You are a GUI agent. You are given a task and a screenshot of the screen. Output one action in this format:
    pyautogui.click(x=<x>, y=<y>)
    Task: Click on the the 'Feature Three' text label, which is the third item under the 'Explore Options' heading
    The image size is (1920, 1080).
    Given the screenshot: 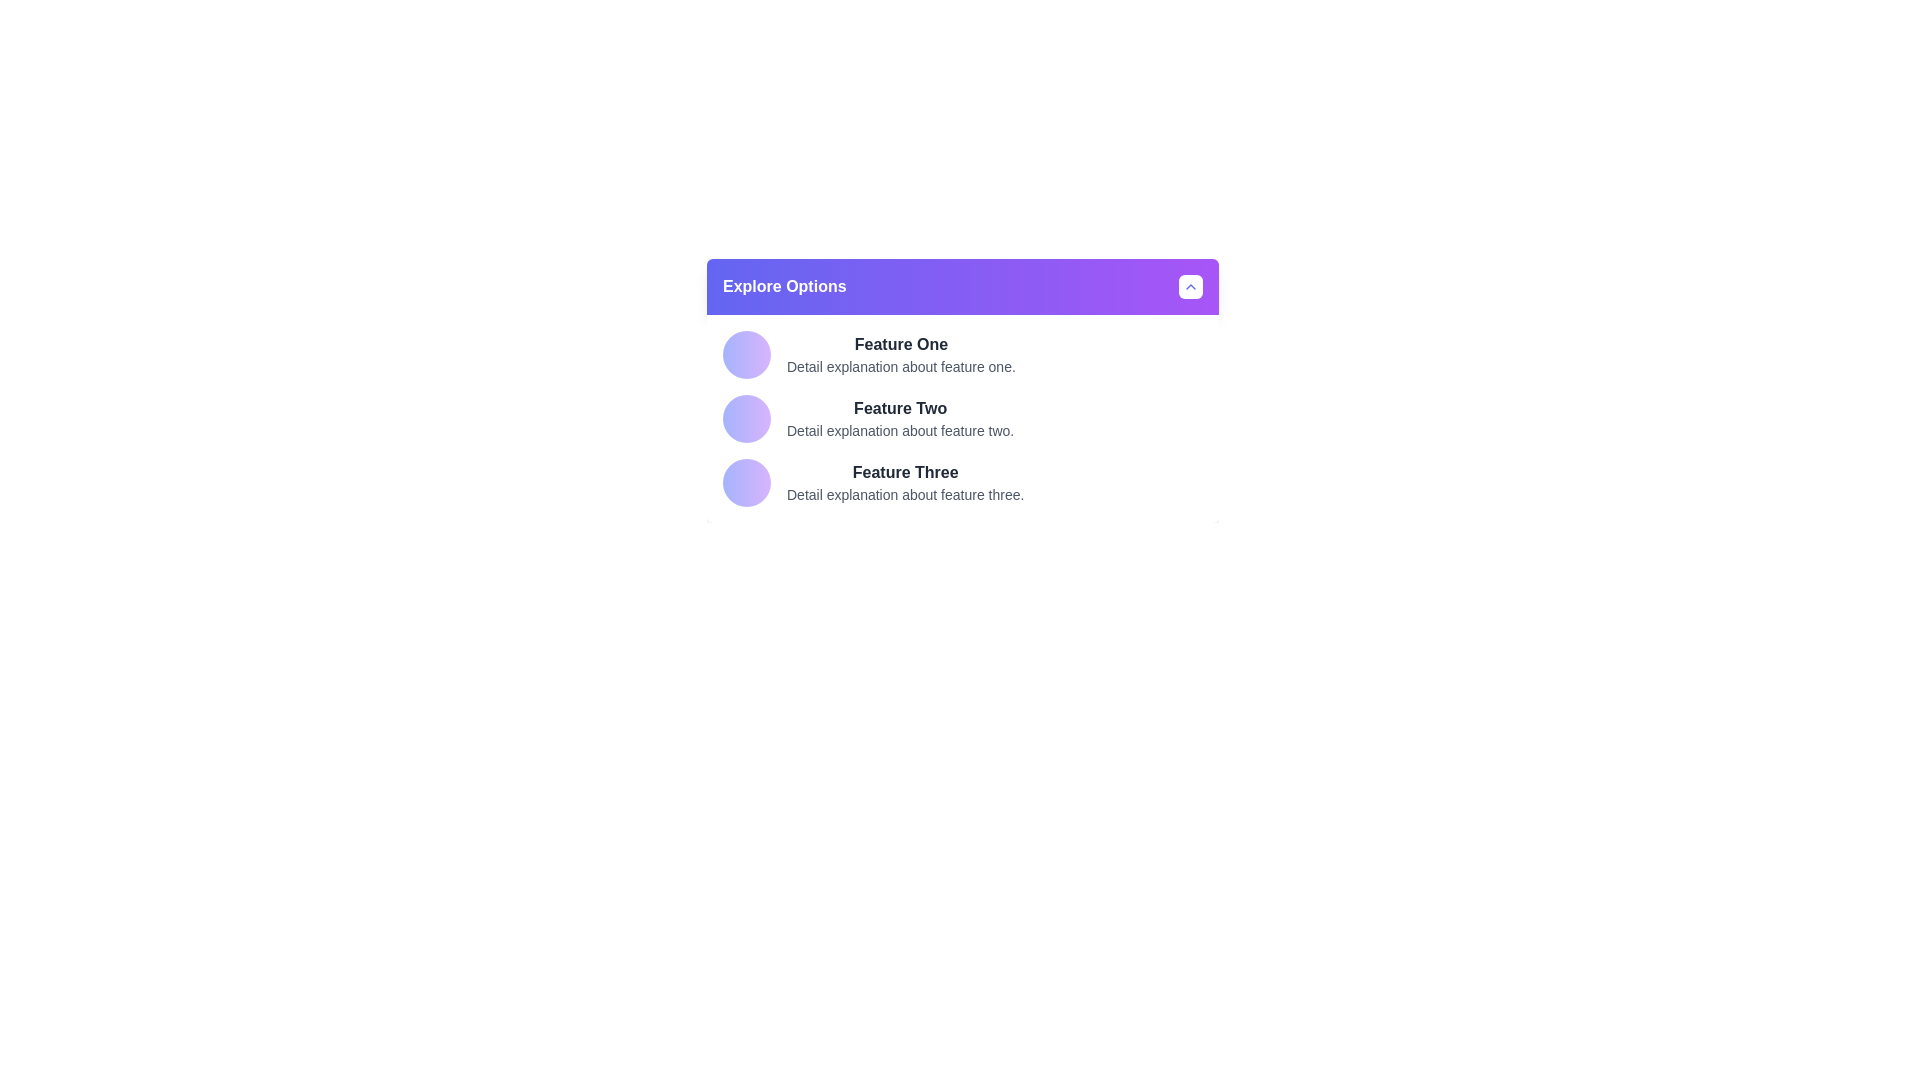 What is the action you would take?
    pyautogui.click(x=904, y=473)
    